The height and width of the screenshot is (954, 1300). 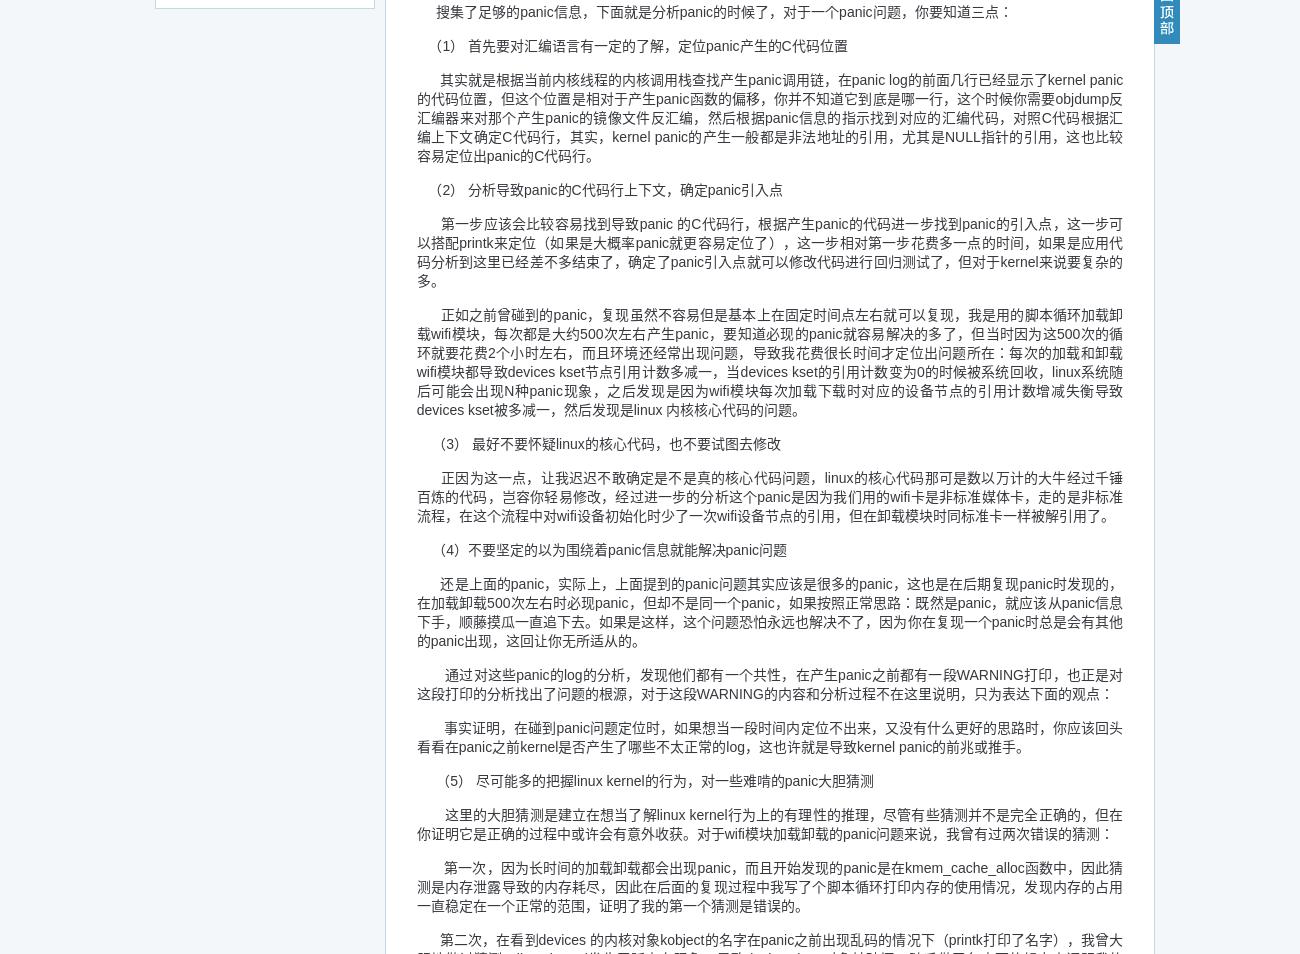 I want to click on '第一步应该会比较容易找到导致panic 的C代码行，根据产生panic的代码进一步找到panic的引入点，这一步可以搭配printk来定位（如果是大概率panic就更容易定位了），这一步相对第一步花费多一点的时间，如果是应用代码分析到这里已经差不多结束了，确定了panic引入点就可以修改代码进行回归测试了，但对于kernel来说要复杂的多。', so click(x=768, y=252).